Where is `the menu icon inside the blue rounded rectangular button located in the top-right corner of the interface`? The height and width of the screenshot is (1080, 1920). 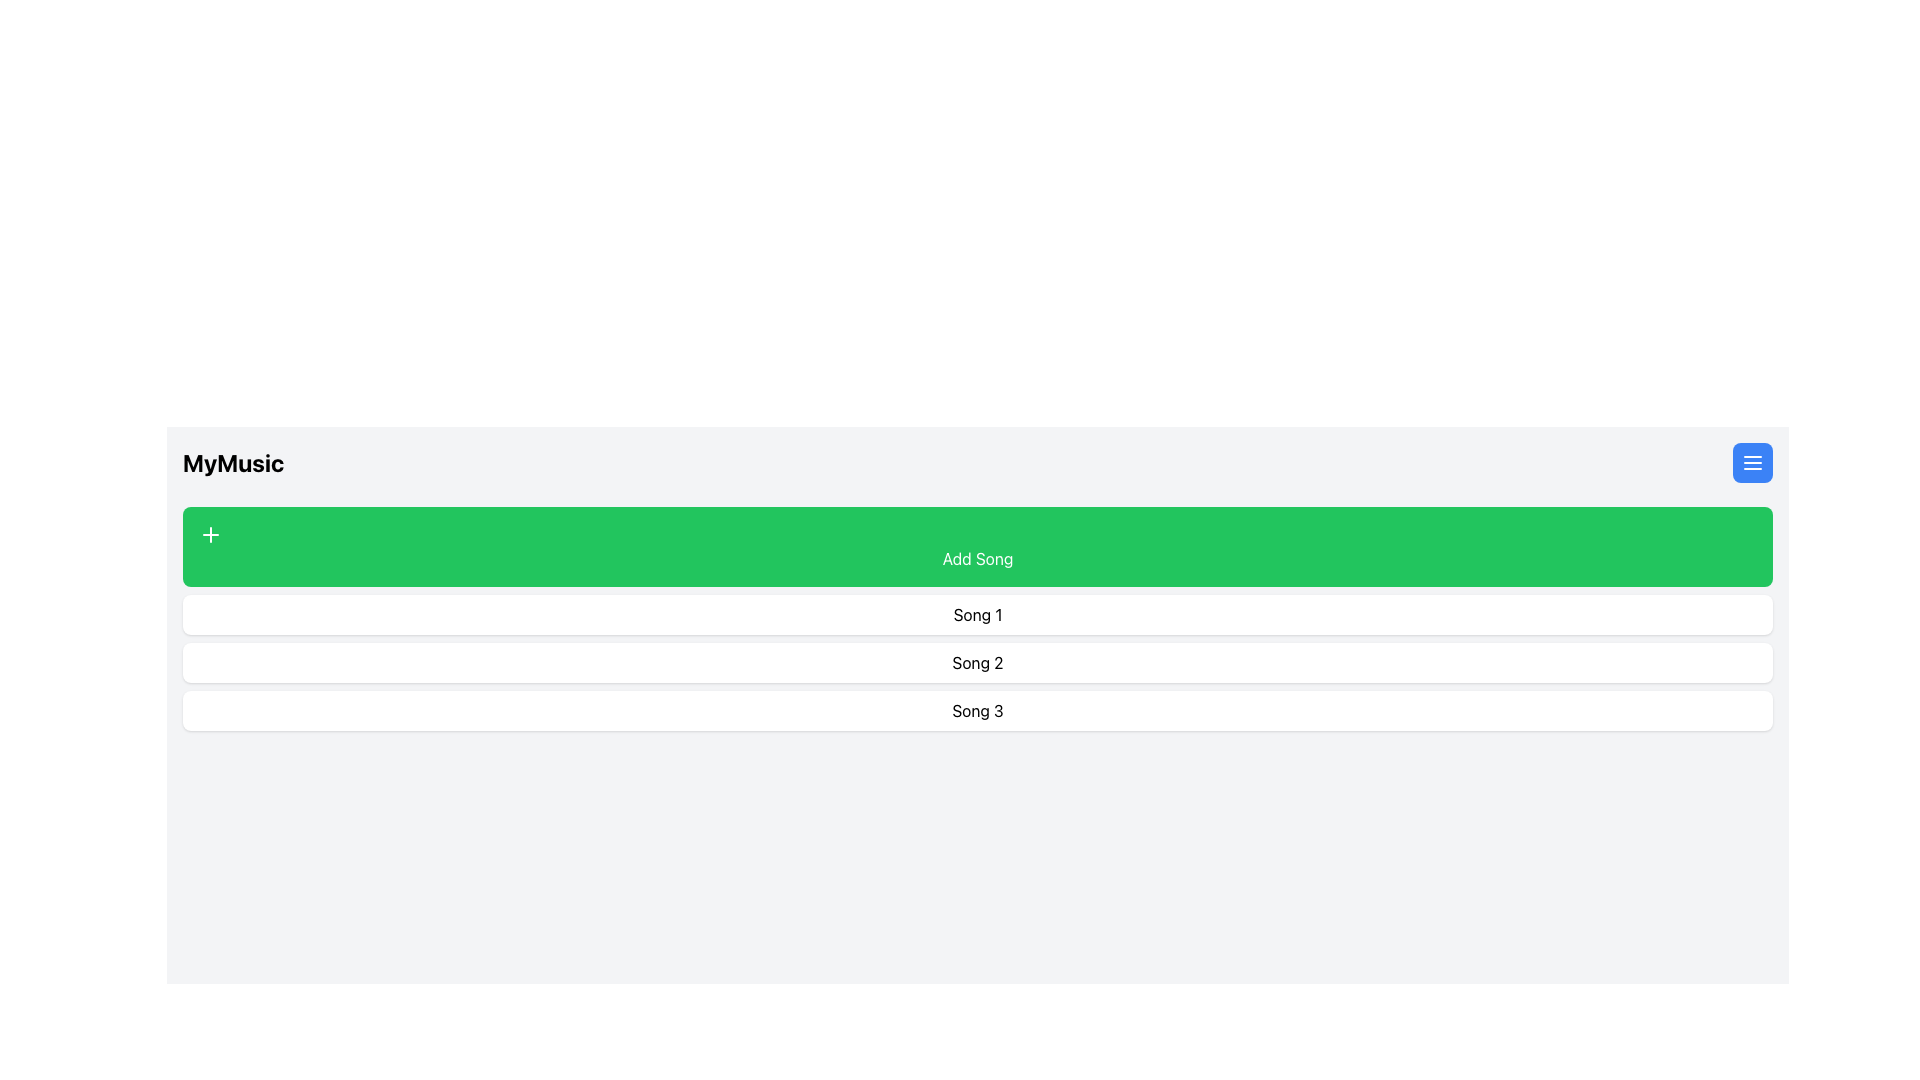
the menu icon inside the blue rounded rectangular button located in the top-right corner of the interface is located at coordinates (1751, 462).